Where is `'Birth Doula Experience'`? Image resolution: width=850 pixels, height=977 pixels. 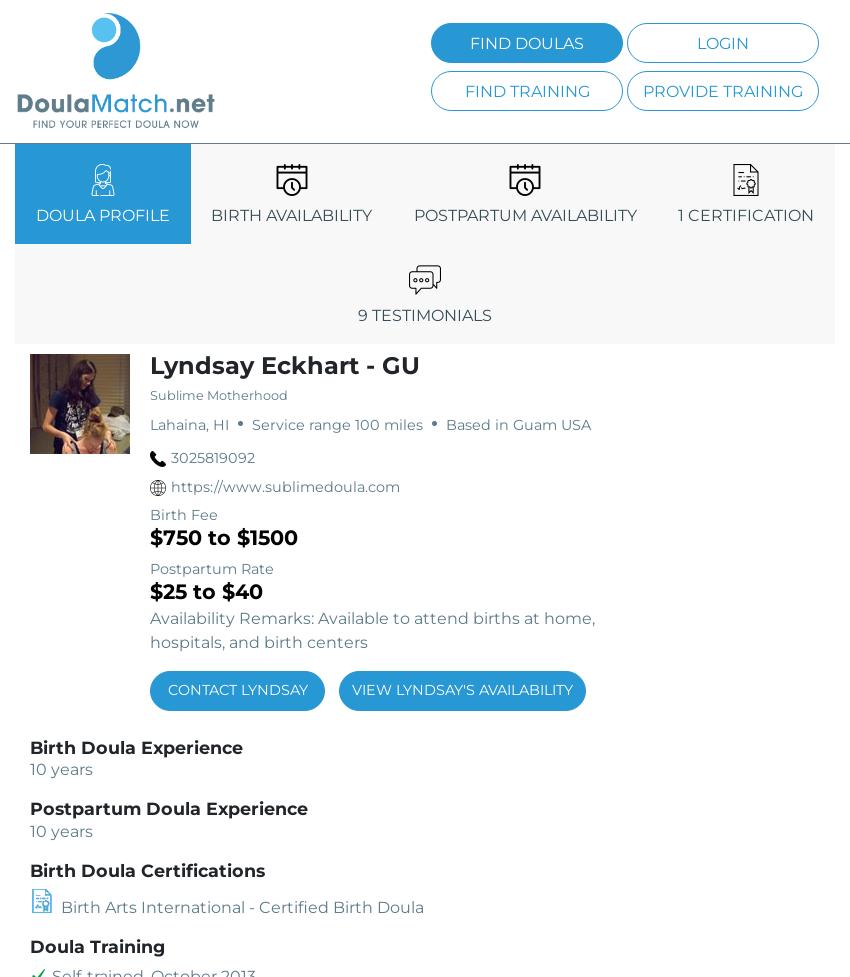
'Birth Doula Experience' is located at coordinates (136, 747).